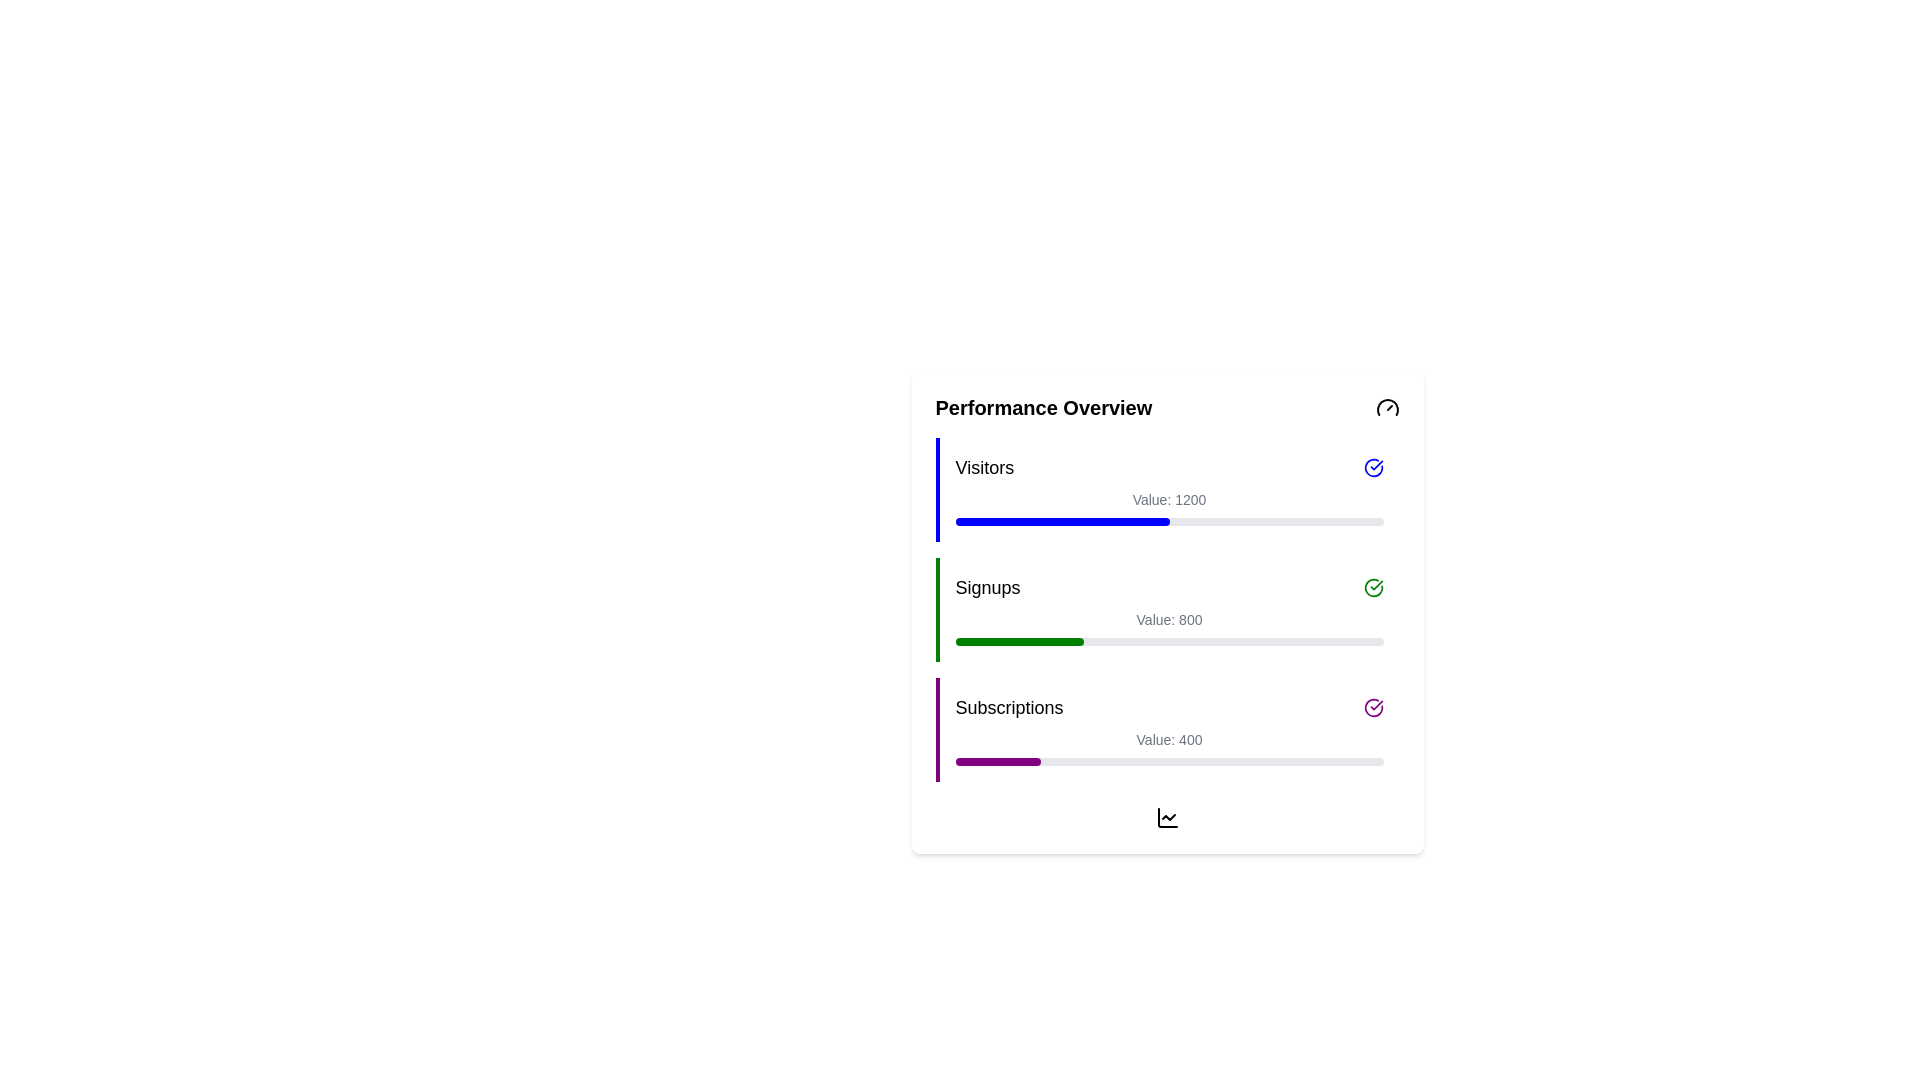  I want to click on the positive status icon located in the 'Signups' section of the 'Performance Overview' card, positioned to the far right and aligned with the 'Signups' text, so click(1372, 586).